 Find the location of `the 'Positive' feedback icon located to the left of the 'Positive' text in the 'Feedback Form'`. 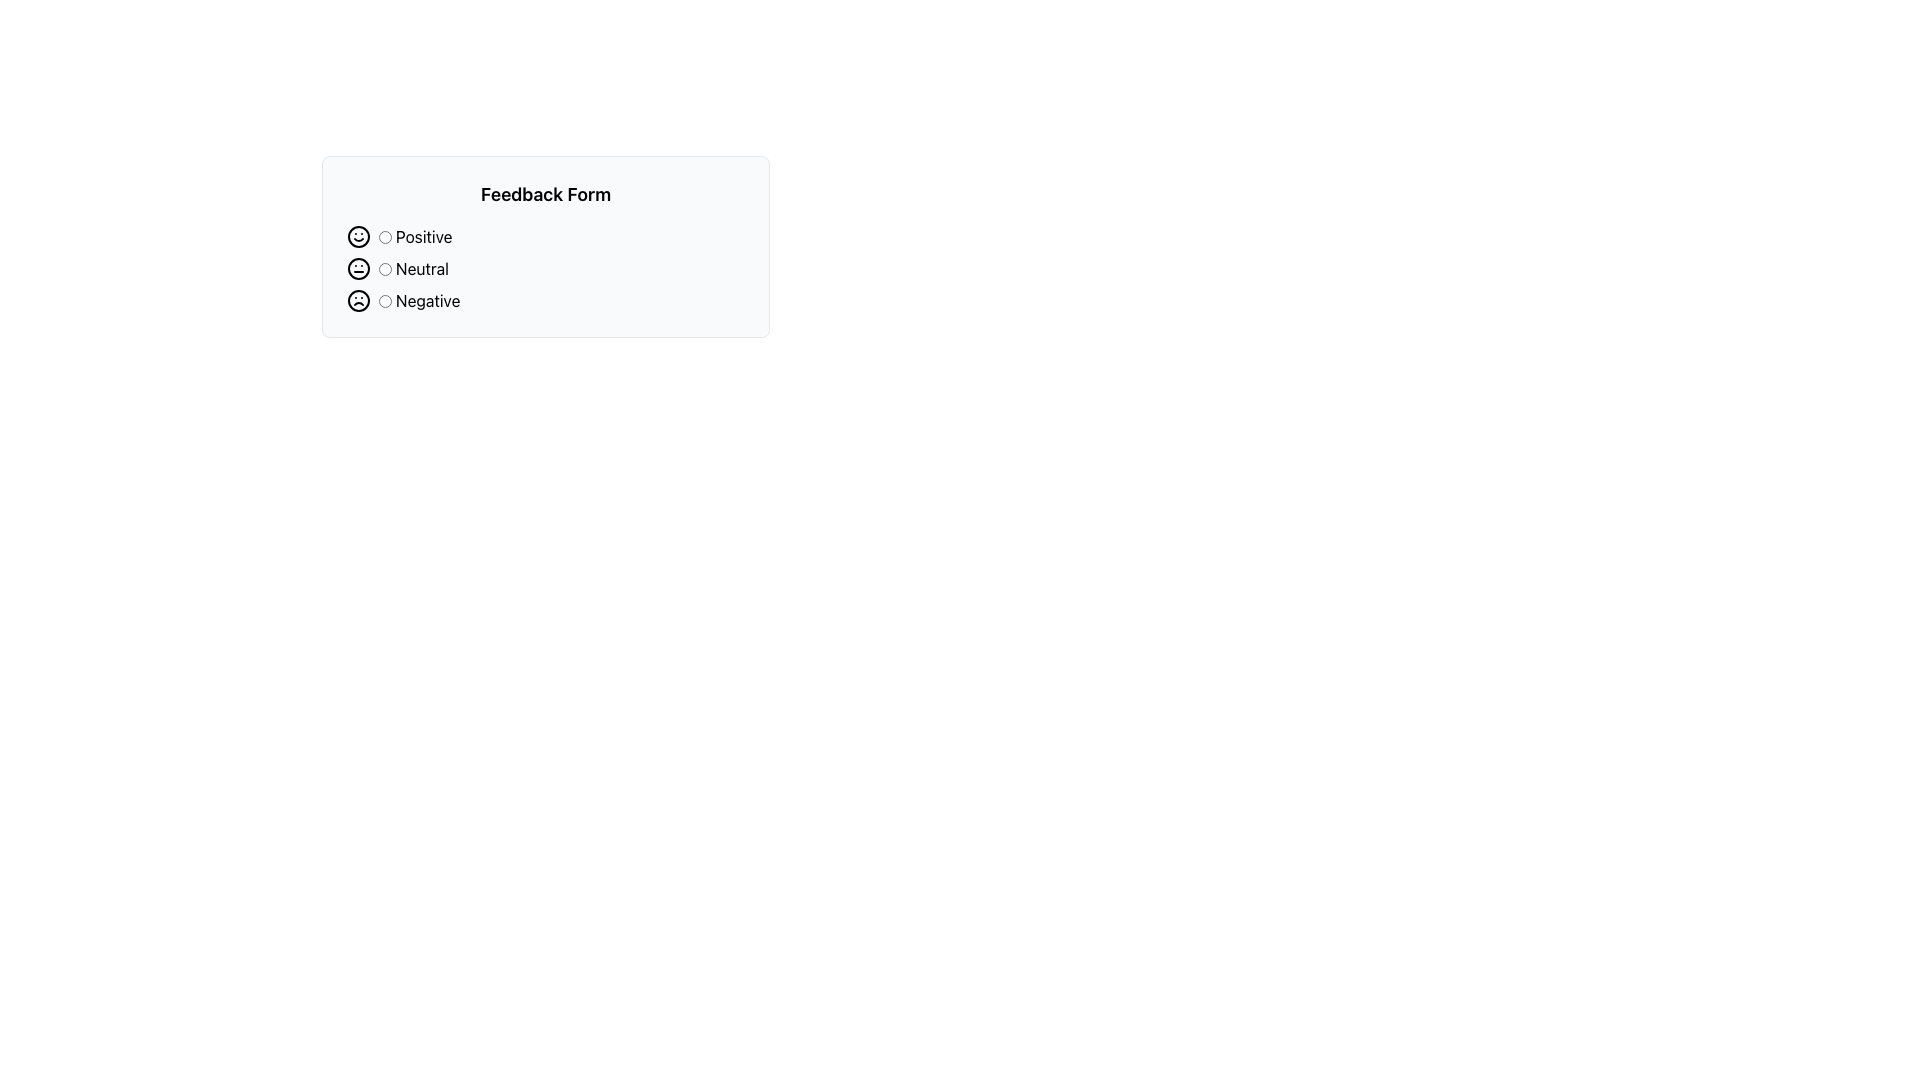

the 'Positive' feedback icon located to the left of the 'Positive' text in the 'Feedback Form' is located at coordinates (359, 235).